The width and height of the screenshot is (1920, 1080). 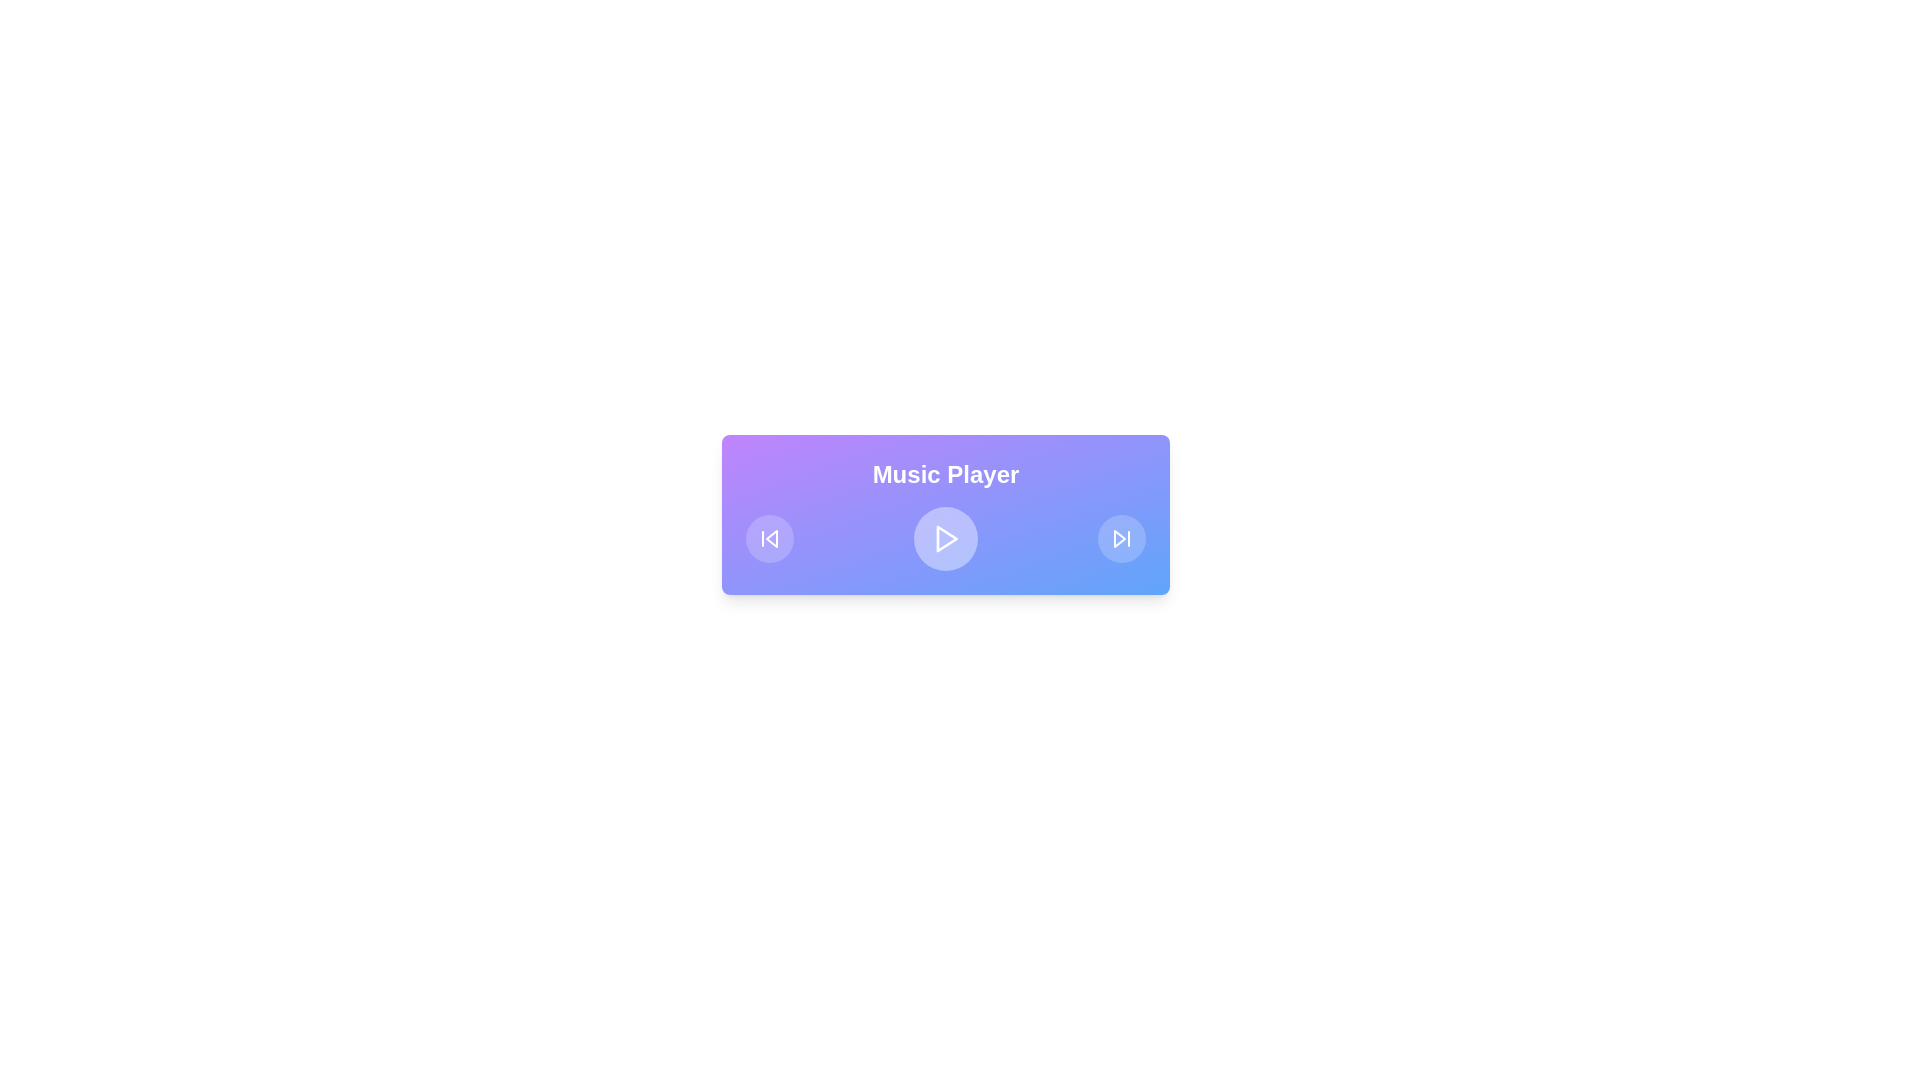 I want to click on the leftmost button in the horizontal row of three controls on the music player interface, so click(x=768, y=538).